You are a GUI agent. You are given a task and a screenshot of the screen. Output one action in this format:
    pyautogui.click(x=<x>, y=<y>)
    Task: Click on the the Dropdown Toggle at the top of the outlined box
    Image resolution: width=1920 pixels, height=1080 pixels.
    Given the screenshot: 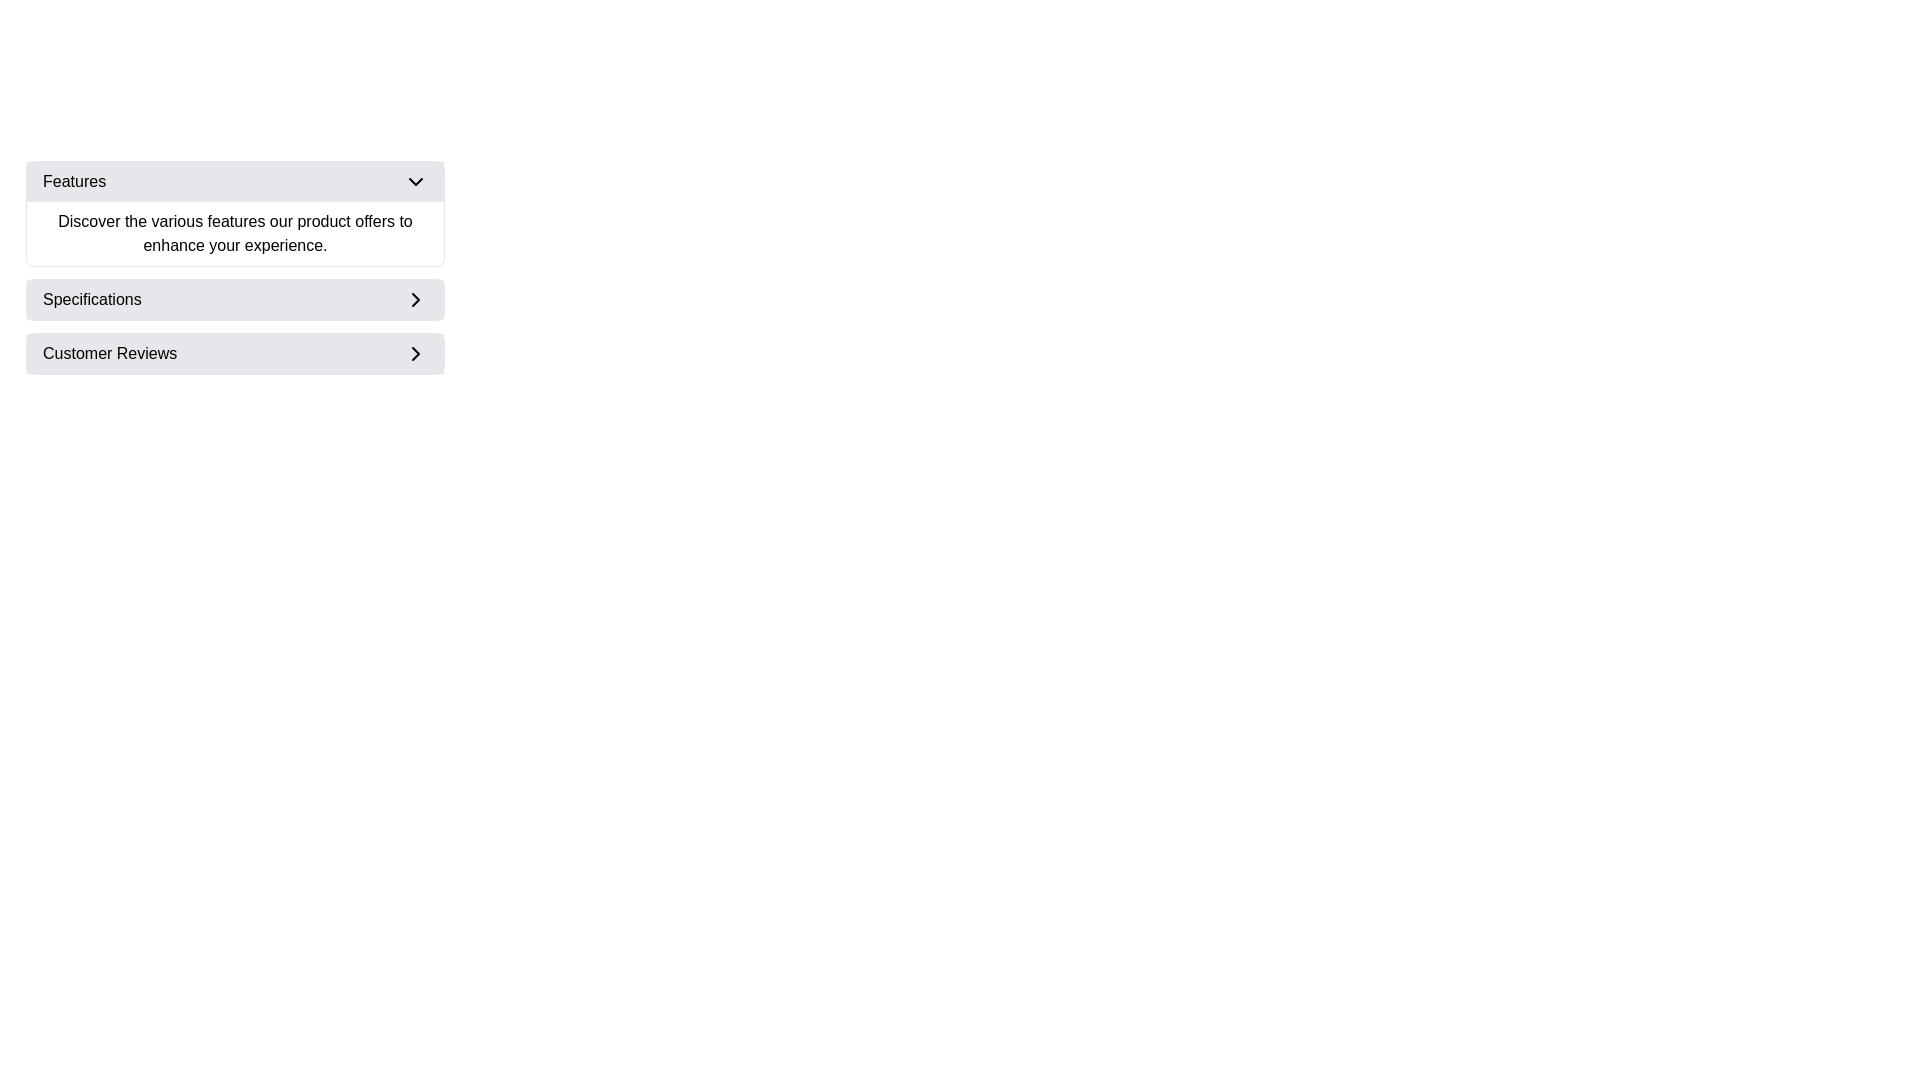 What is the action you would take?
    pyautogui.click(x=235, y=181)
    